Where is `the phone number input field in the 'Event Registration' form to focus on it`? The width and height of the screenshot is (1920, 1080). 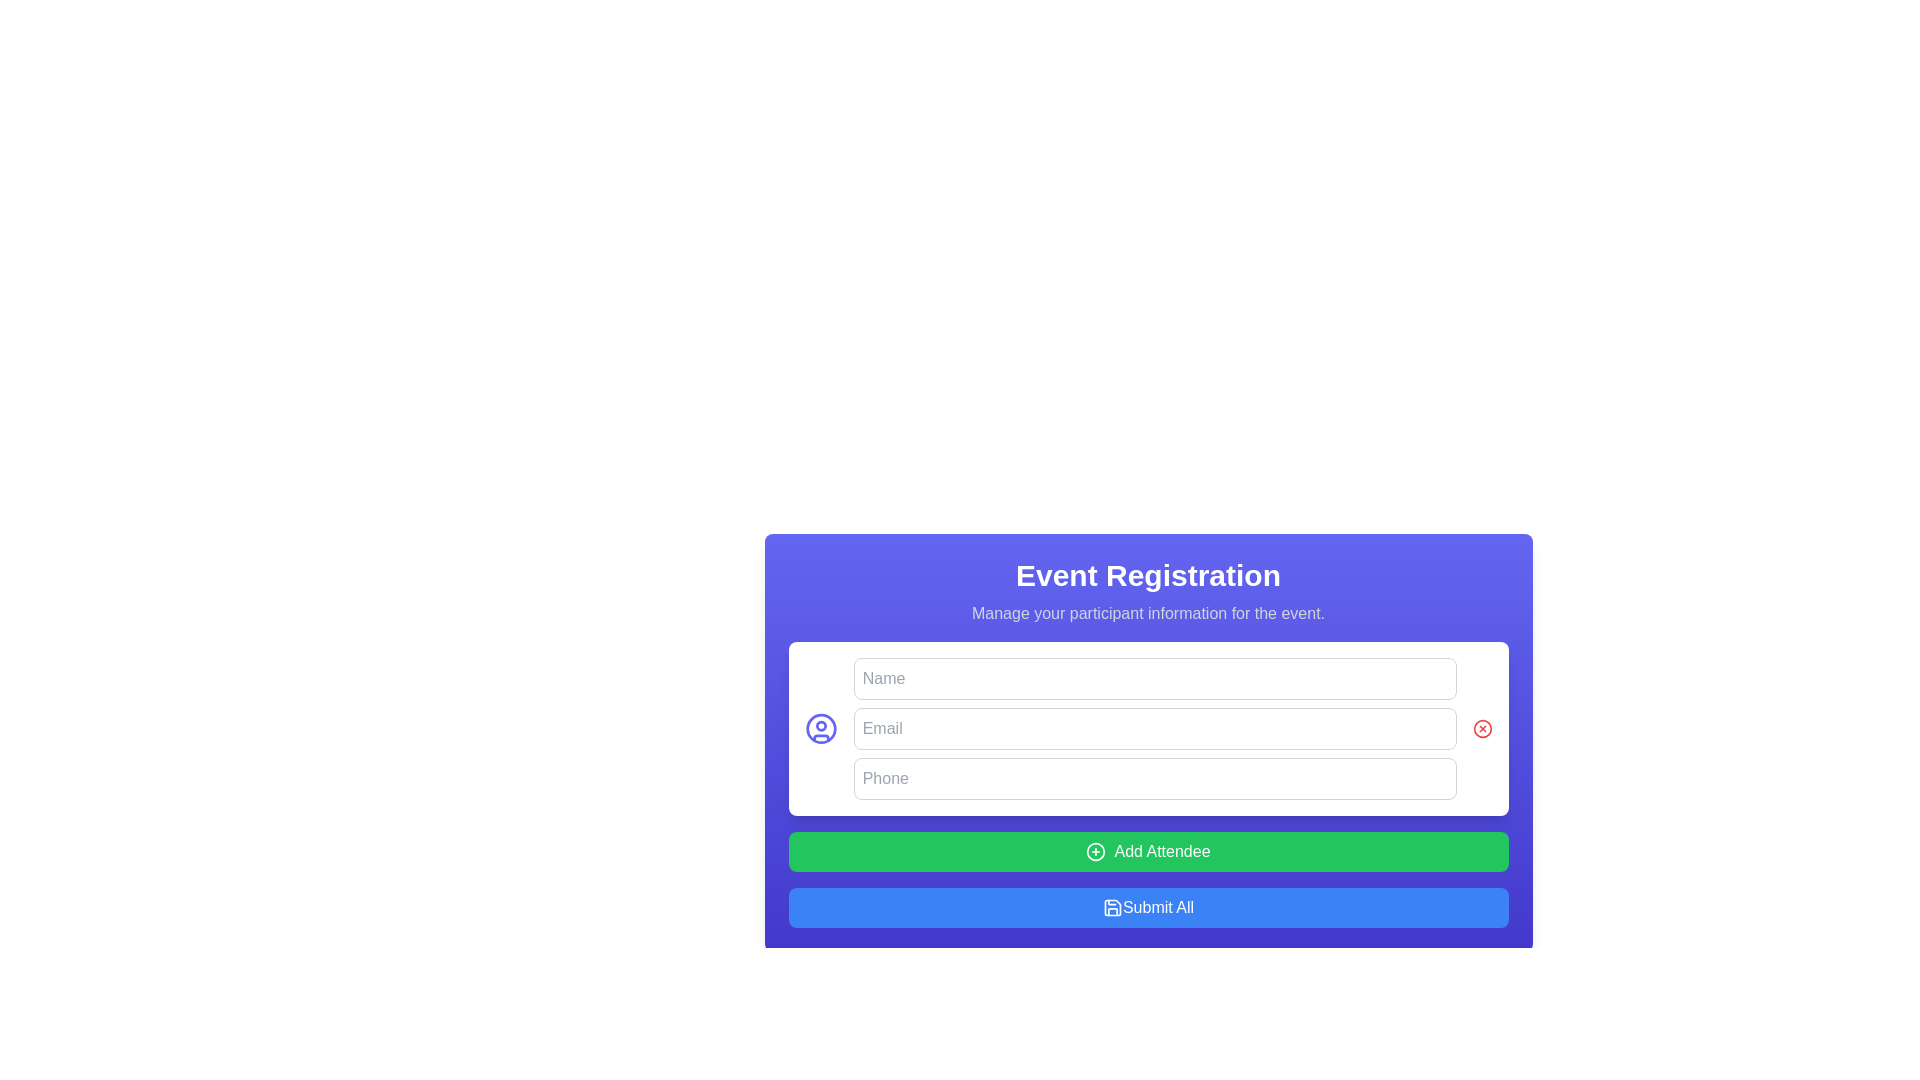 the phone number input field in the 'Event Registration' form to focus on it is located at coordinates (1155, 778).